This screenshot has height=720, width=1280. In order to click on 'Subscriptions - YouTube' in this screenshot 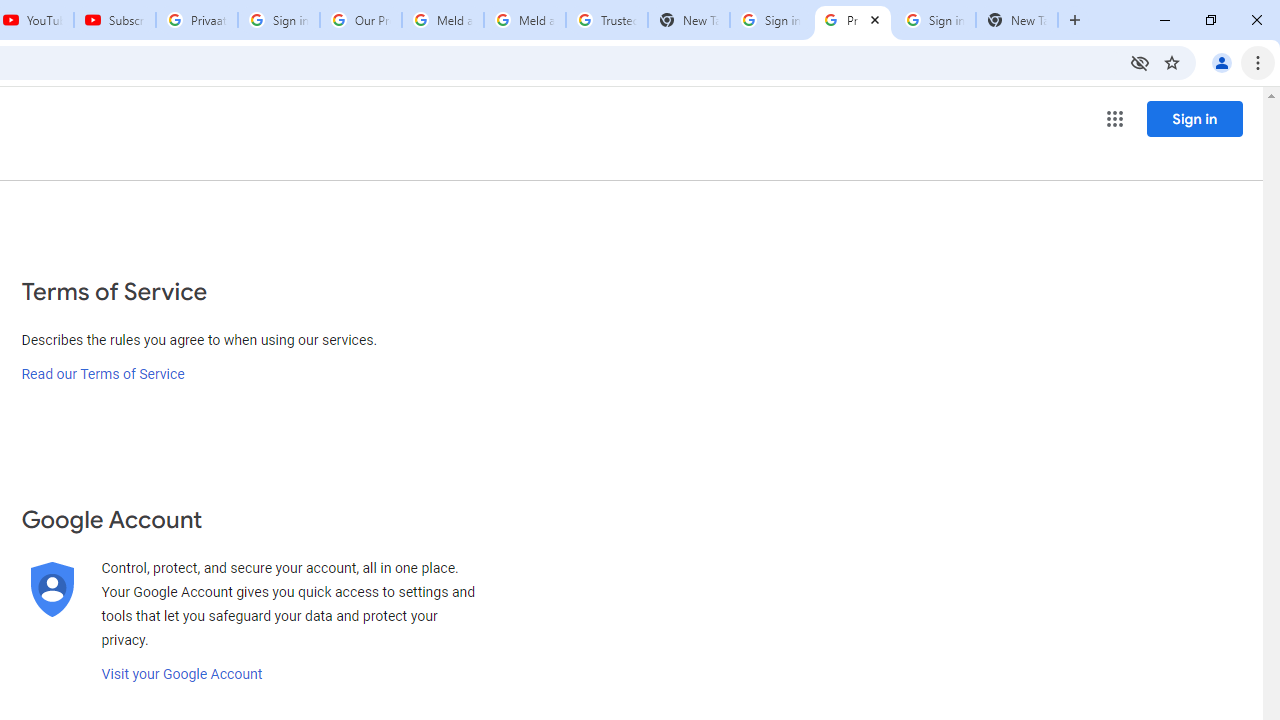, I will do `click(114, 20)`.